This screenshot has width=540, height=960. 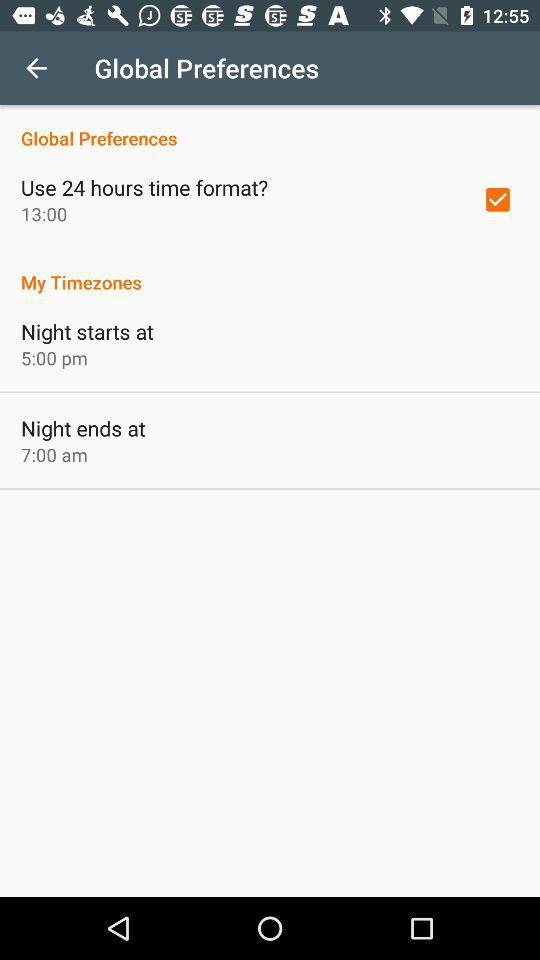 What do you see at coordinates (143, 187) in the screenshot?
I see `icon above the 13:00 item` at bounding box center [143, 187].